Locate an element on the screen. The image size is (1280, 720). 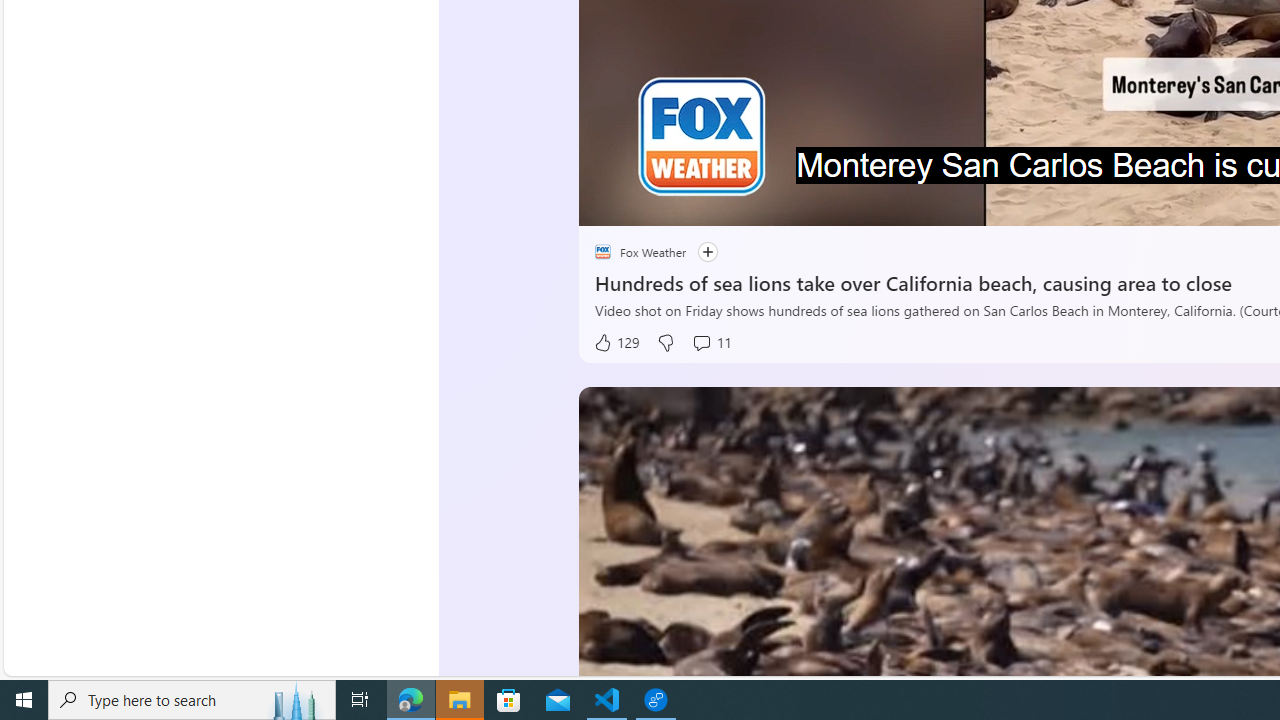
'129 Like' is located at coordinates (614, 342).